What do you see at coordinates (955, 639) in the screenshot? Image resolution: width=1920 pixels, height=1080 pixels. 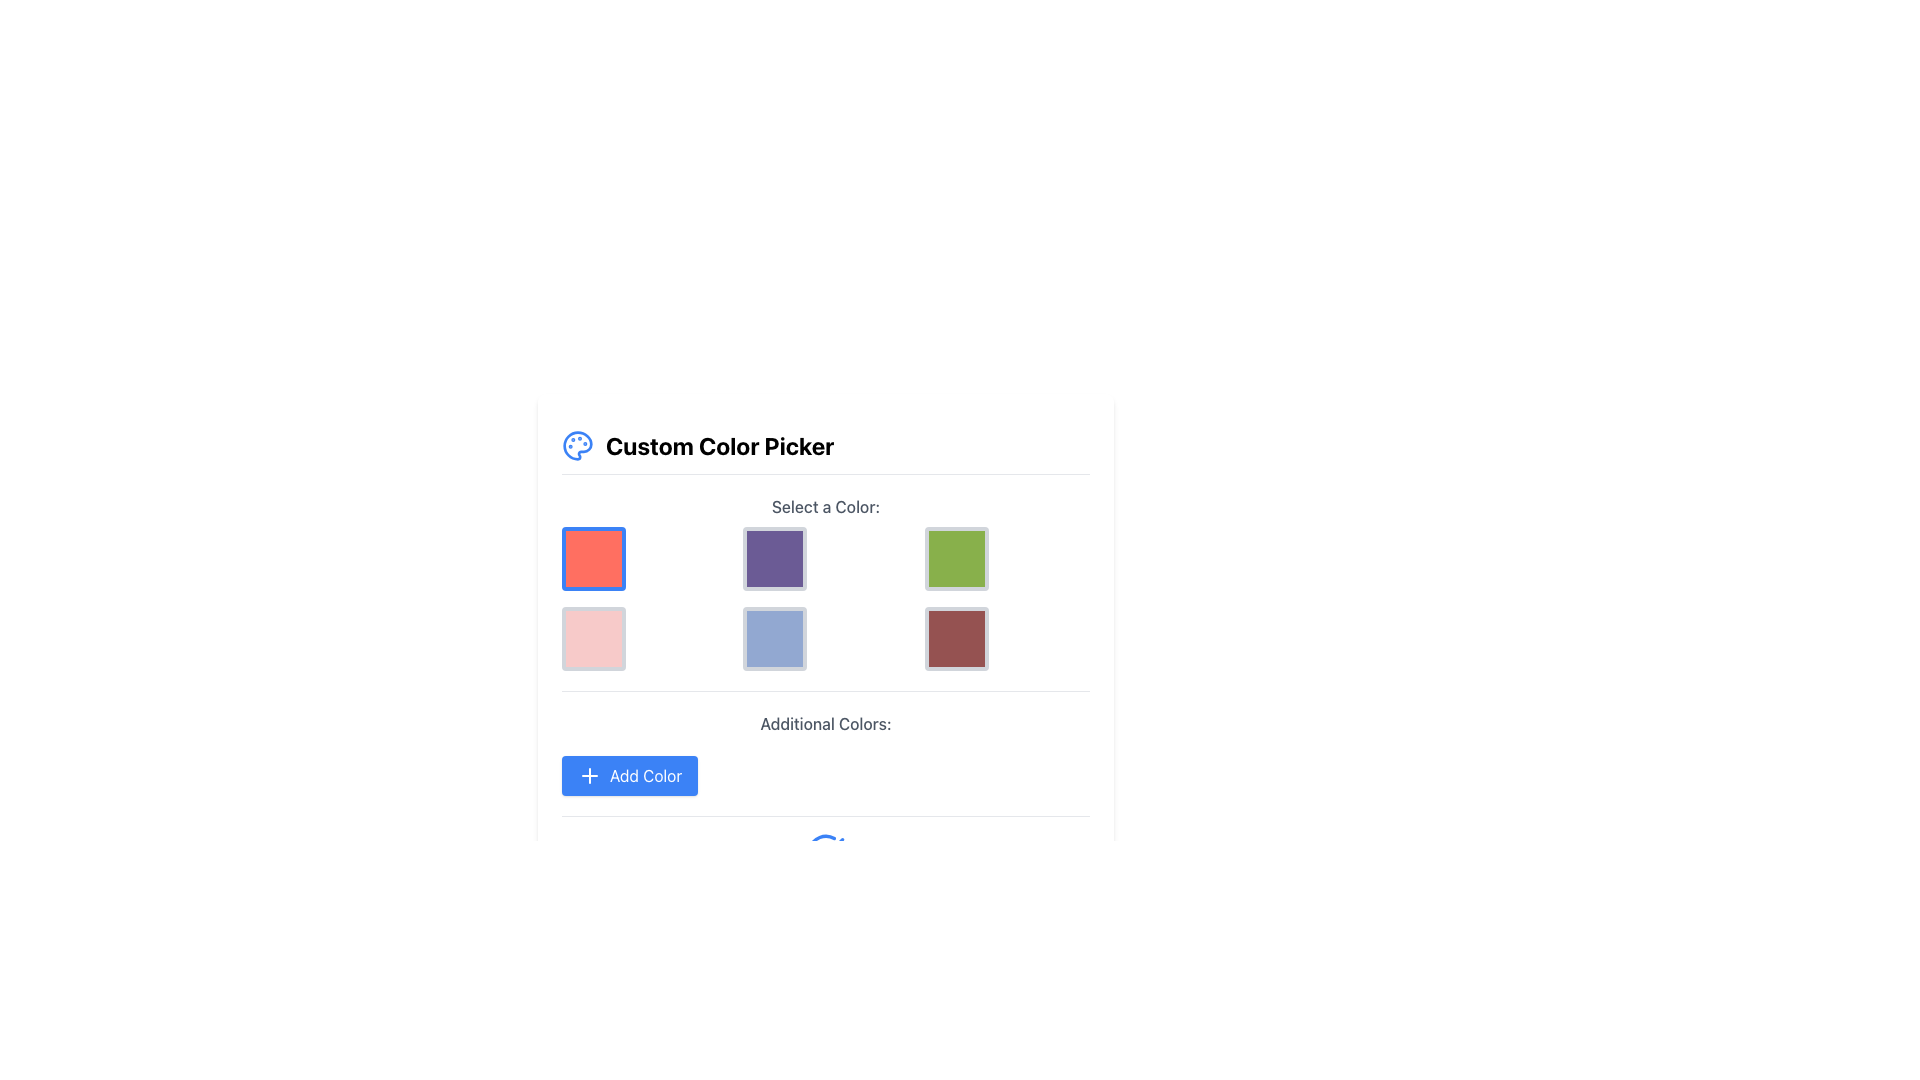 I see `the clickable color swatch located in the bottom-right corner of the grid` at bounding box center [955, 639].